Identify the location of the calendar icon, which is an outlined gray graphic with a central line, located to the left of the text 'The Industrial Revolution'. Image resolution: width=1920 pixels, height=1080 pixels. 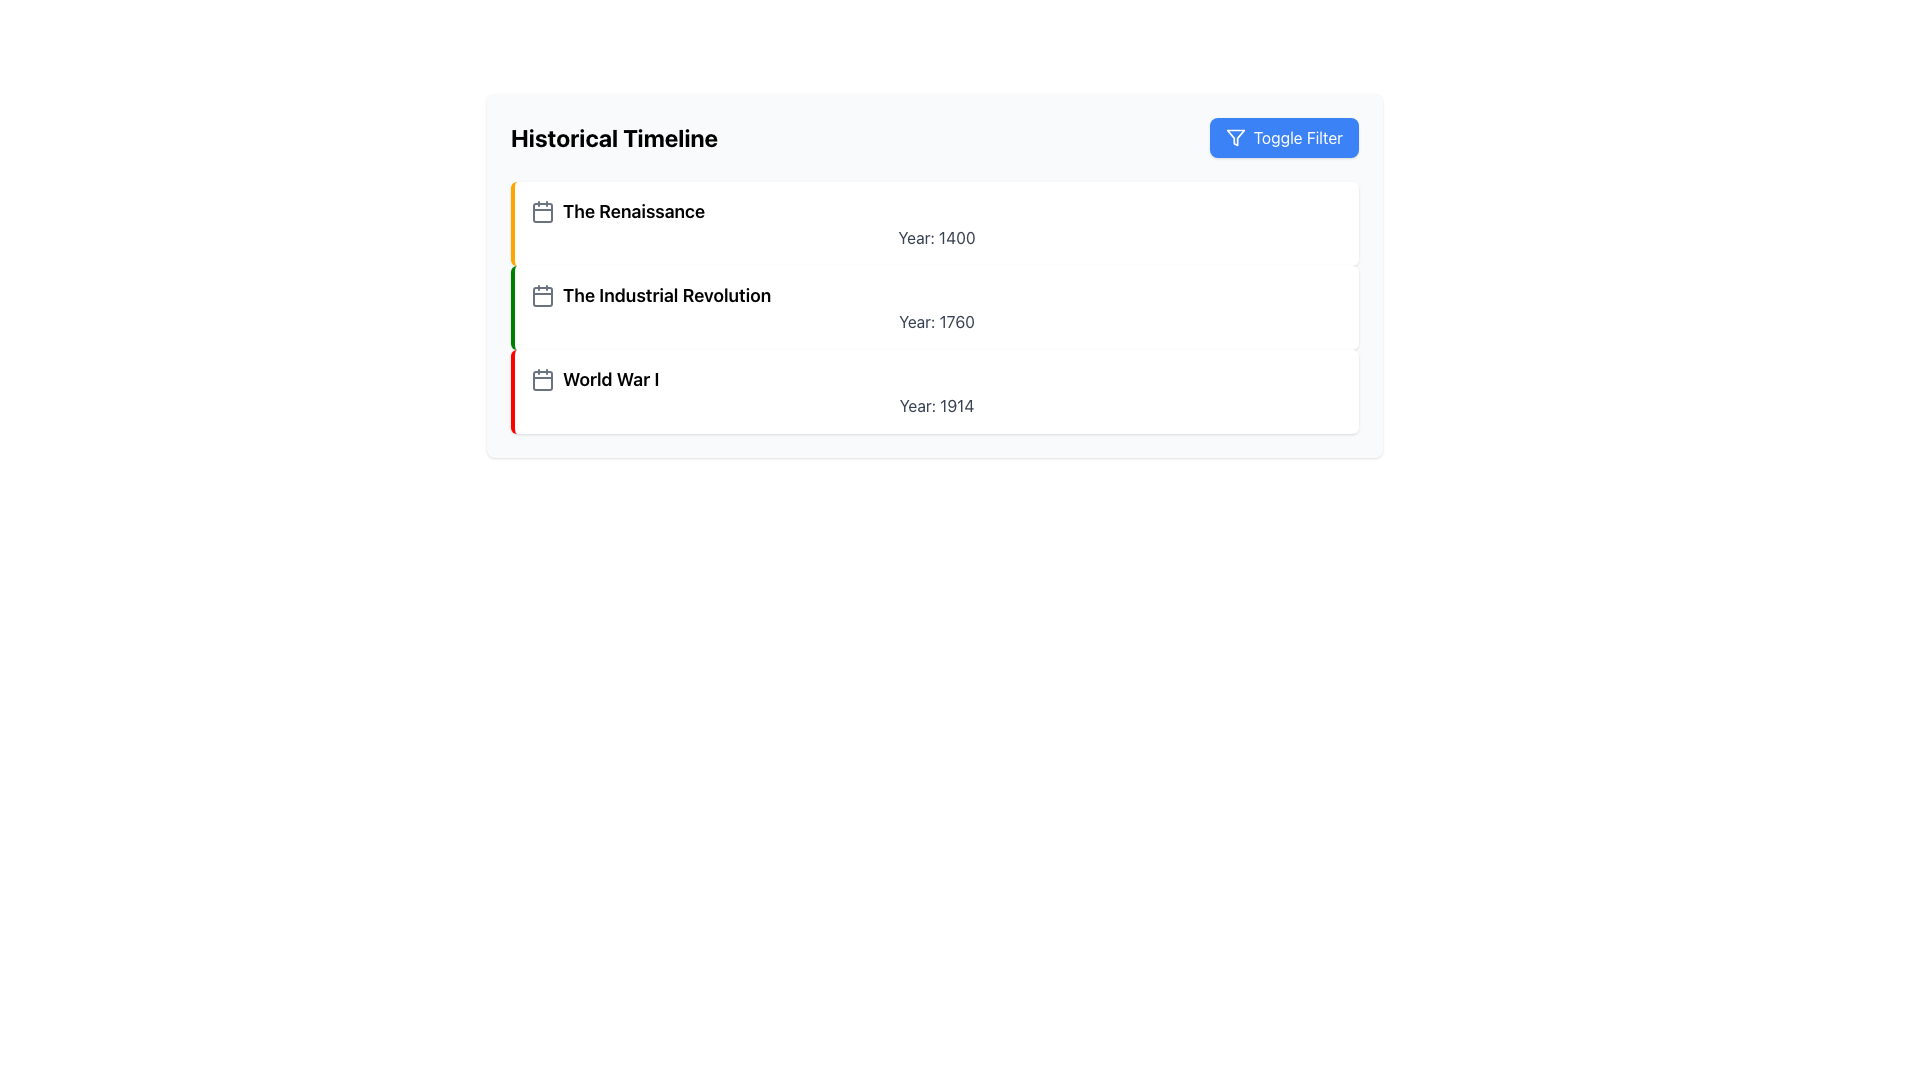
(542, 296).